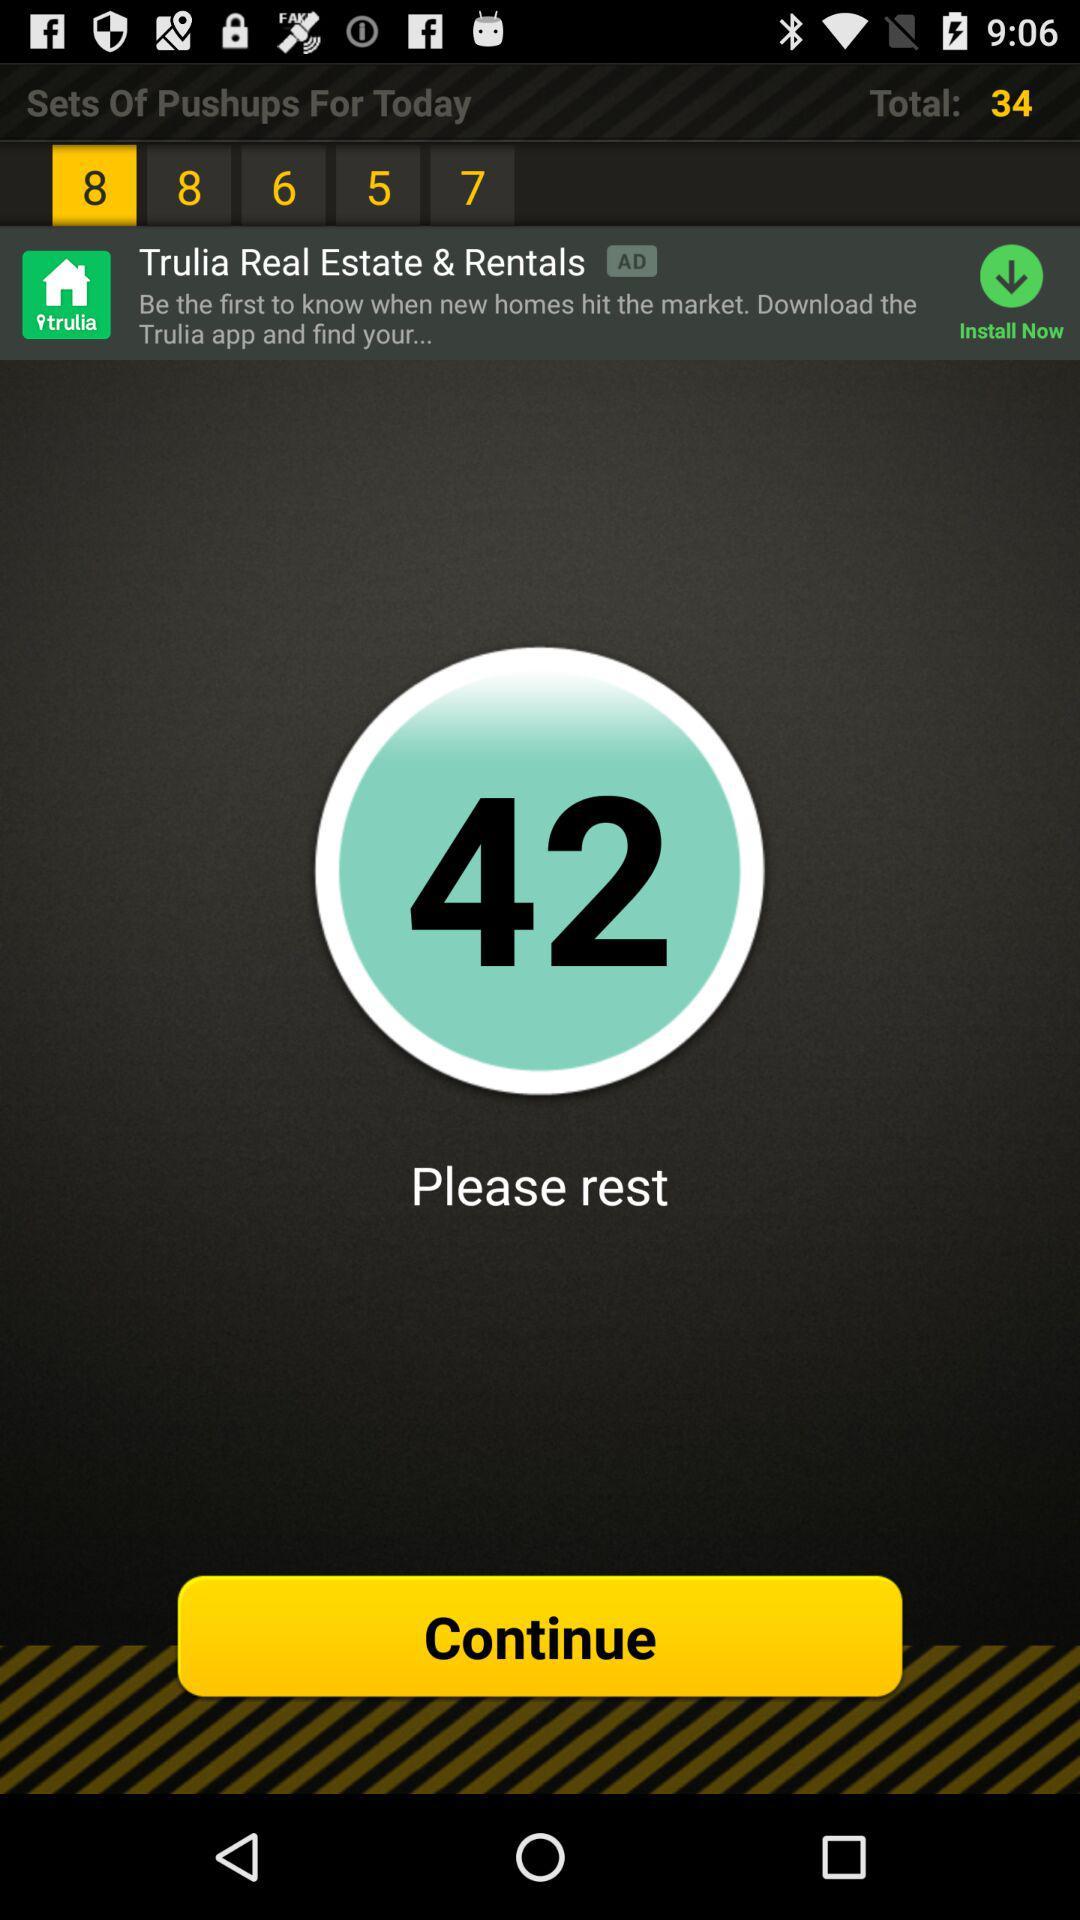 The height and width of the screenshot is (1920, 1080). What do you see at coordinates (397, 259) in the screenshot?
I see `the app to the right of the 8 app` at bounding box center [397, 259].